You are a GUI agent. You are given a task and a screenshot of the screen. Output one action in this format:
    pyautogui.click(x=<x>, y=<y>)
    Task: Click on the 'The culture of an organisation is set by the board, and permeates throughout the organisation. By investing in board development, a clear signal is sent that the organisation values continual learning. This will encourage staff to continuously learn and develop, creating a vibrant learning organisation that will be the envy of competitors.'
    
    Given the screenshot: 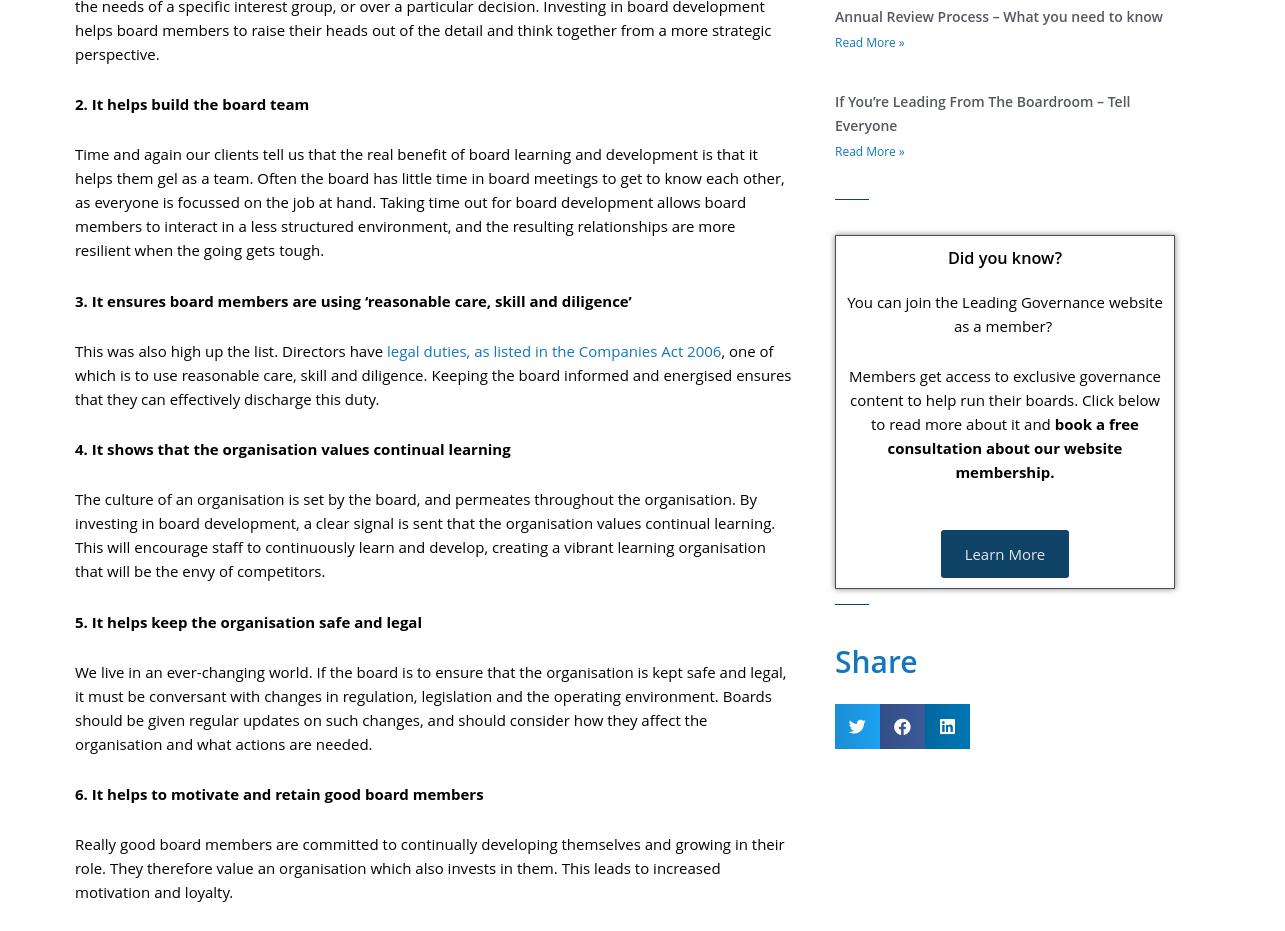 What is the action you would take?
    pyautogui.click(x=423, y=534)
    